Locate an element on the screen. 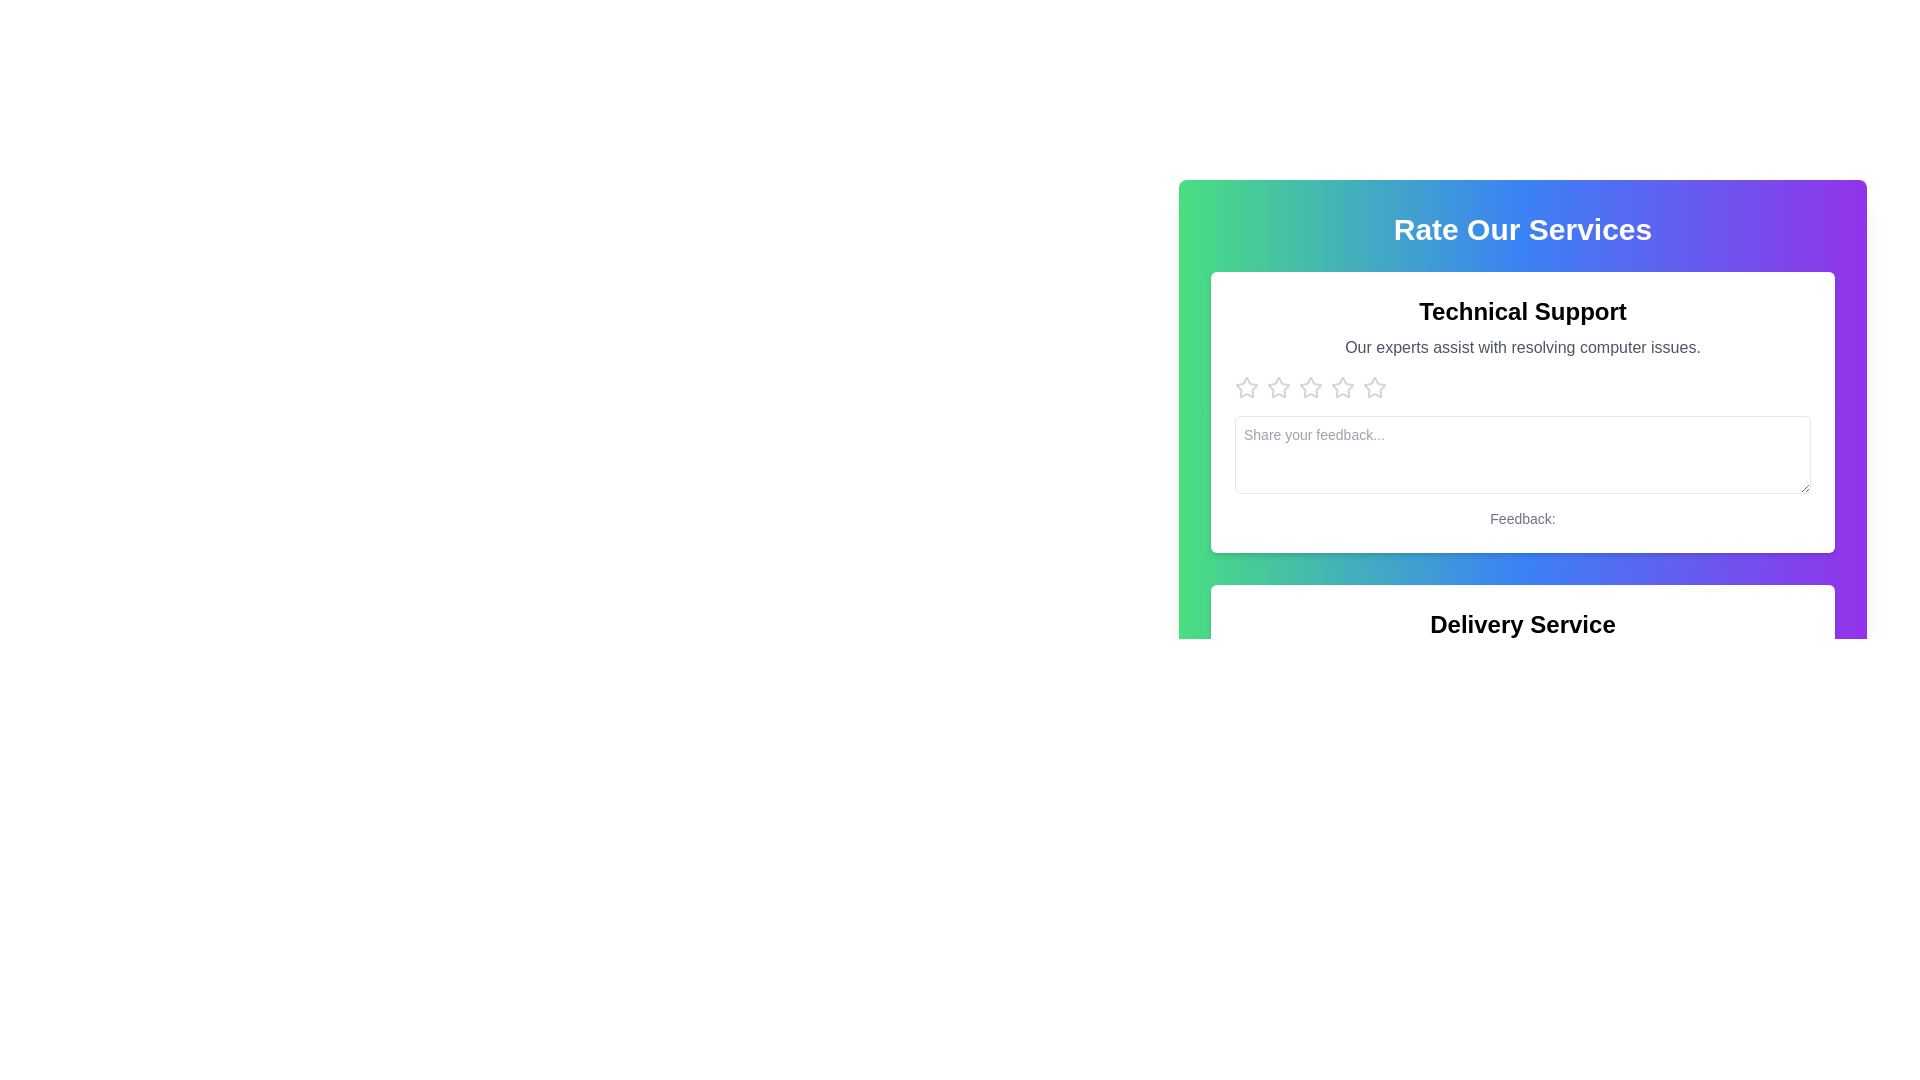 Image resolution: width=1920 pixels, height=1080 pixels. the second star icon in the row of five hollow gray rating stars under the 'Technical Support' section is located at coordinates (1277, 388).